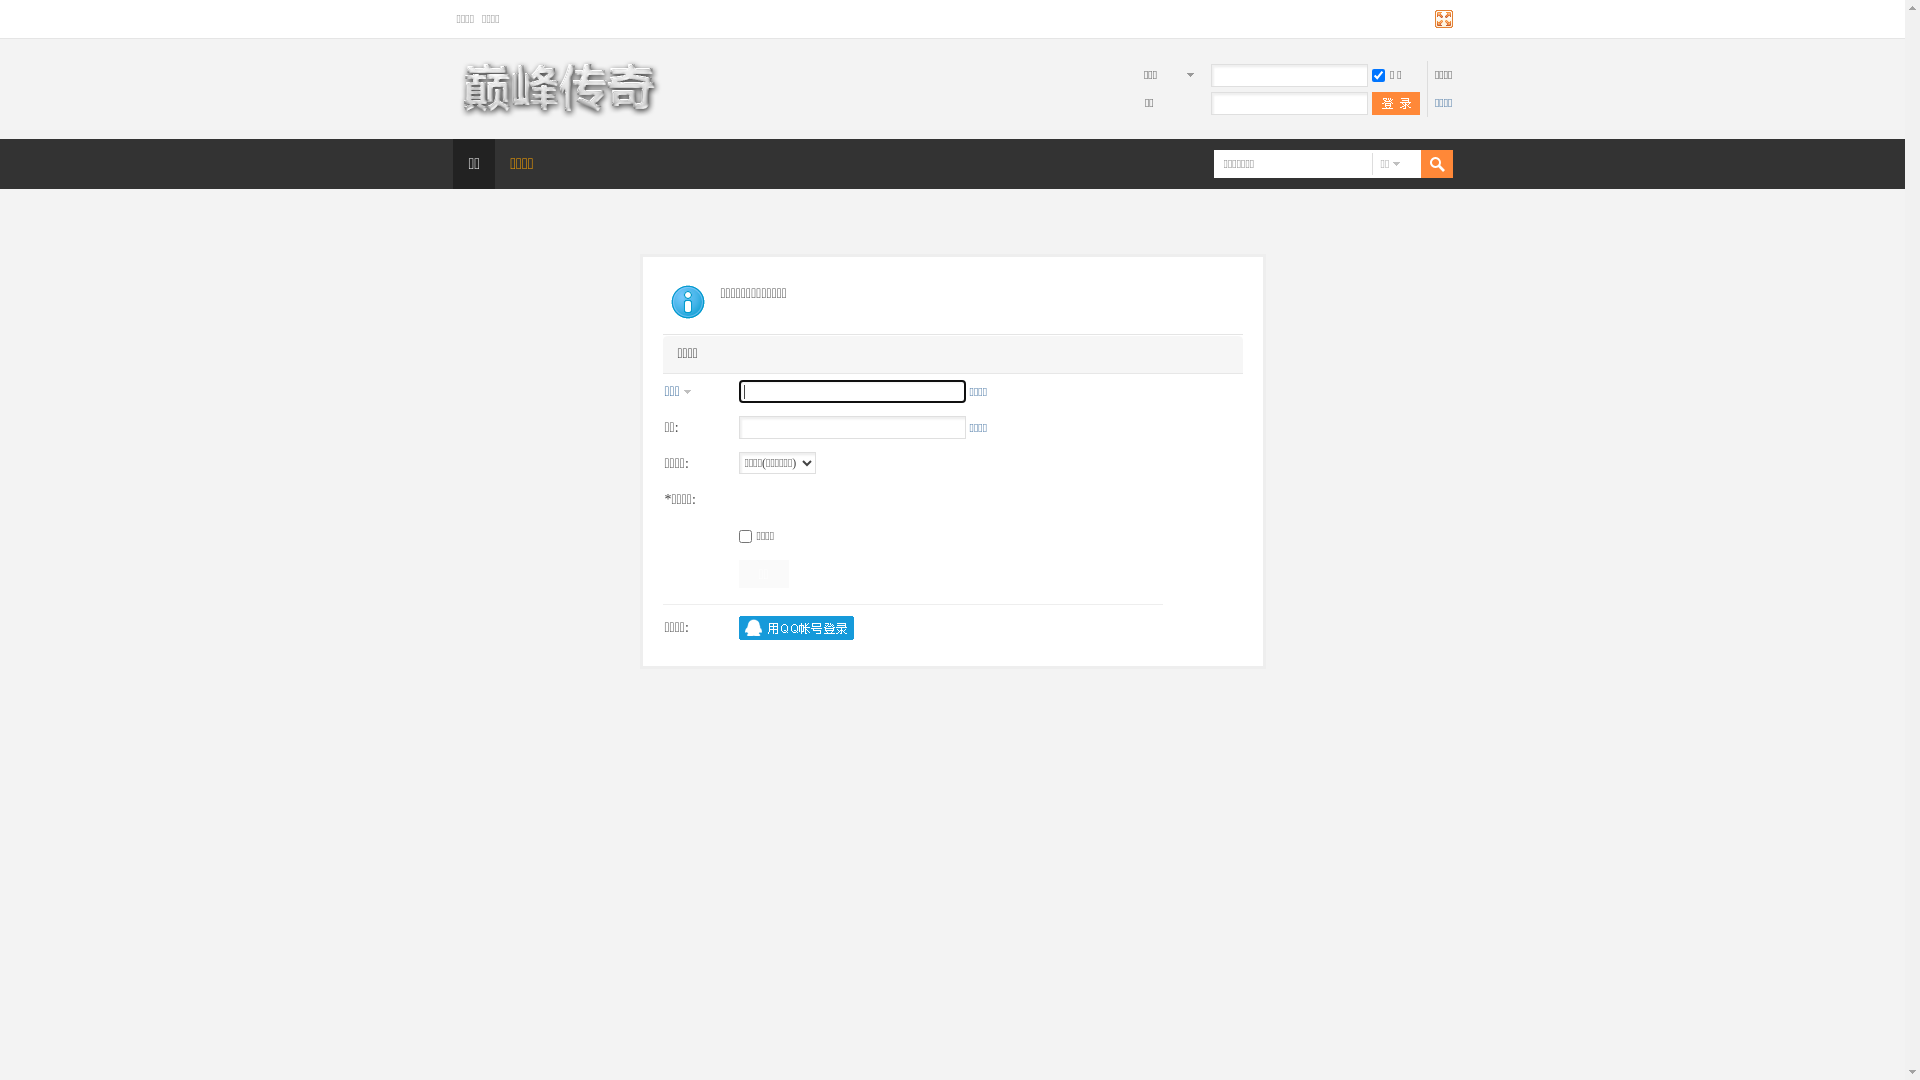 This screenshot has width=1920, height=1080. What do you see at coordinates (1404, 163) in the screenshot?
I see `'  '` at bounding box center [1404, 163].